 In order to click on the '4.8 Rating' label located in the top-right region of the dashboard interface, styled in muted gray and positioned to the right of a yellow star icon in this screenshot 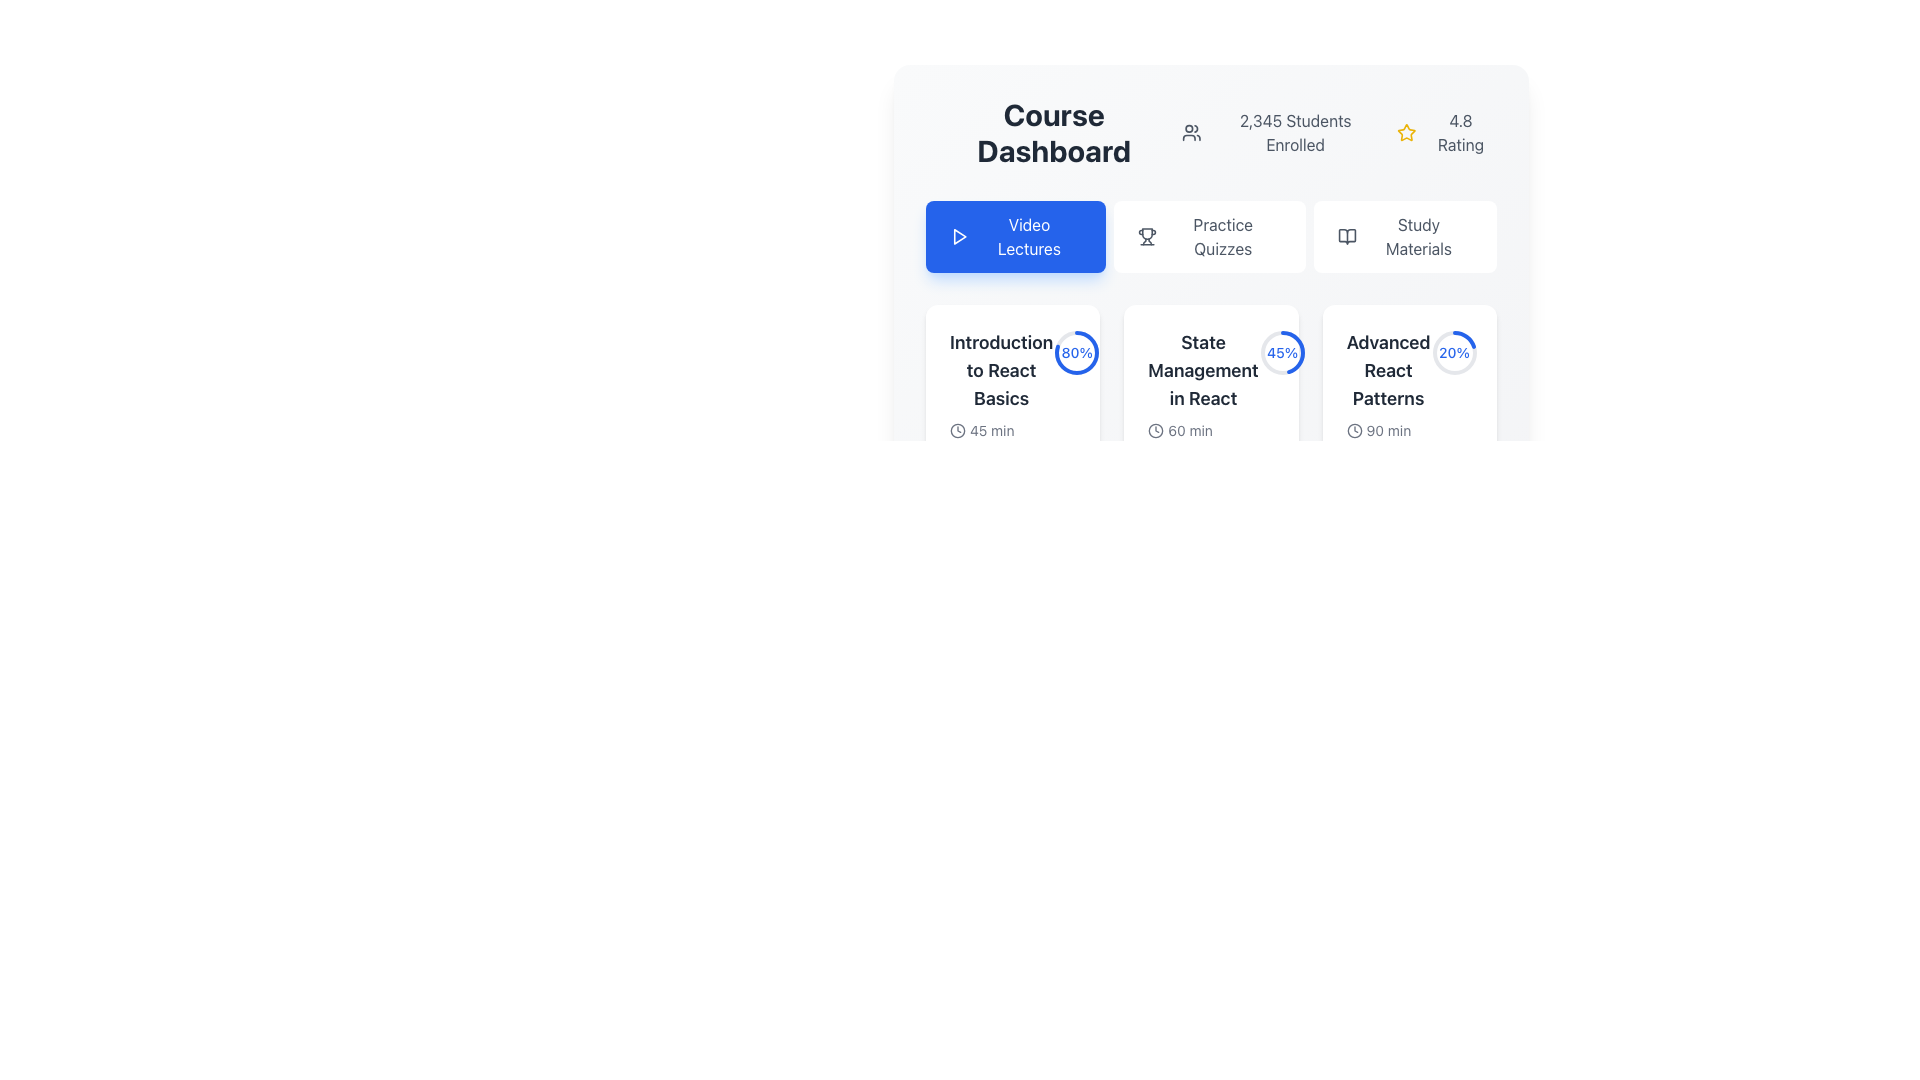, I will do `click(1460, 132)`.